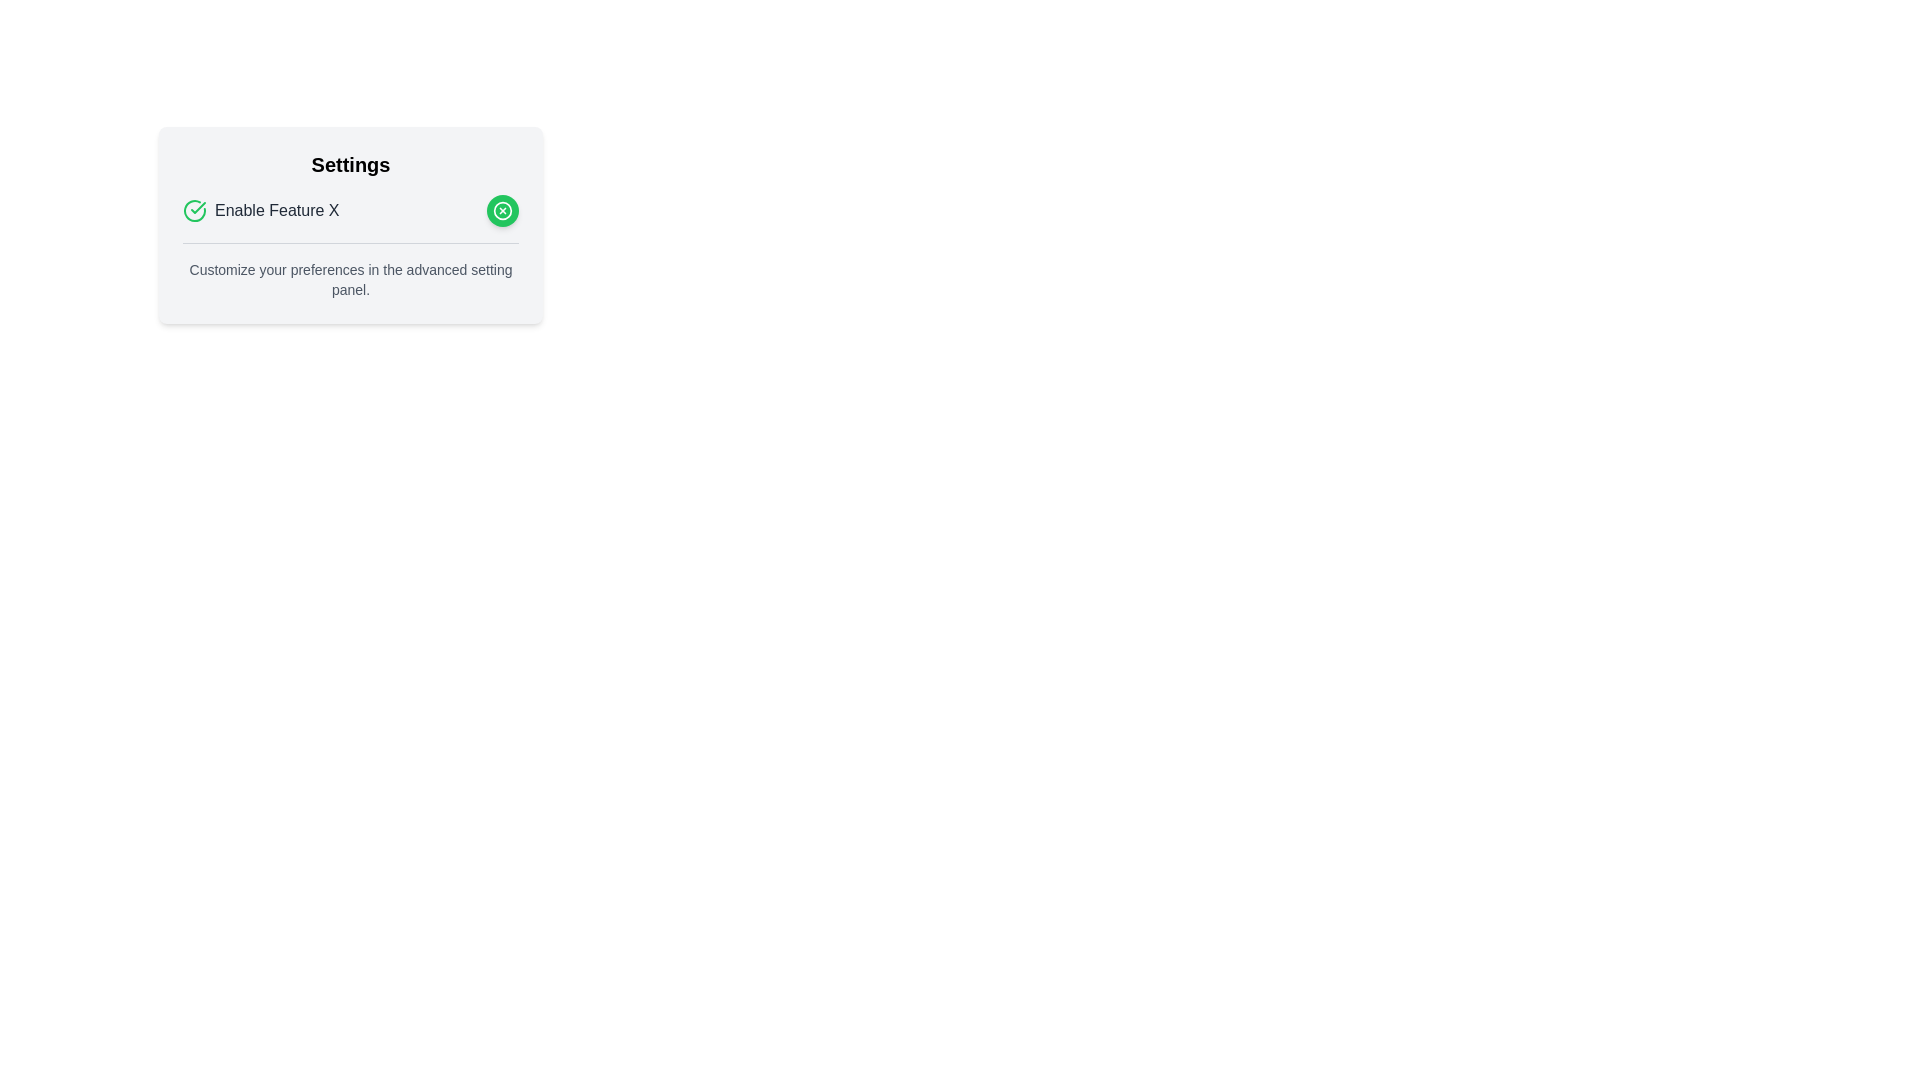 The width and height of the screenshot is (1920, 1080). I want to click on the informational text label that guides users on adjusting their preferences within the advanced setting panel, located below the 'Enable Feature X' section, so click(350, 271).